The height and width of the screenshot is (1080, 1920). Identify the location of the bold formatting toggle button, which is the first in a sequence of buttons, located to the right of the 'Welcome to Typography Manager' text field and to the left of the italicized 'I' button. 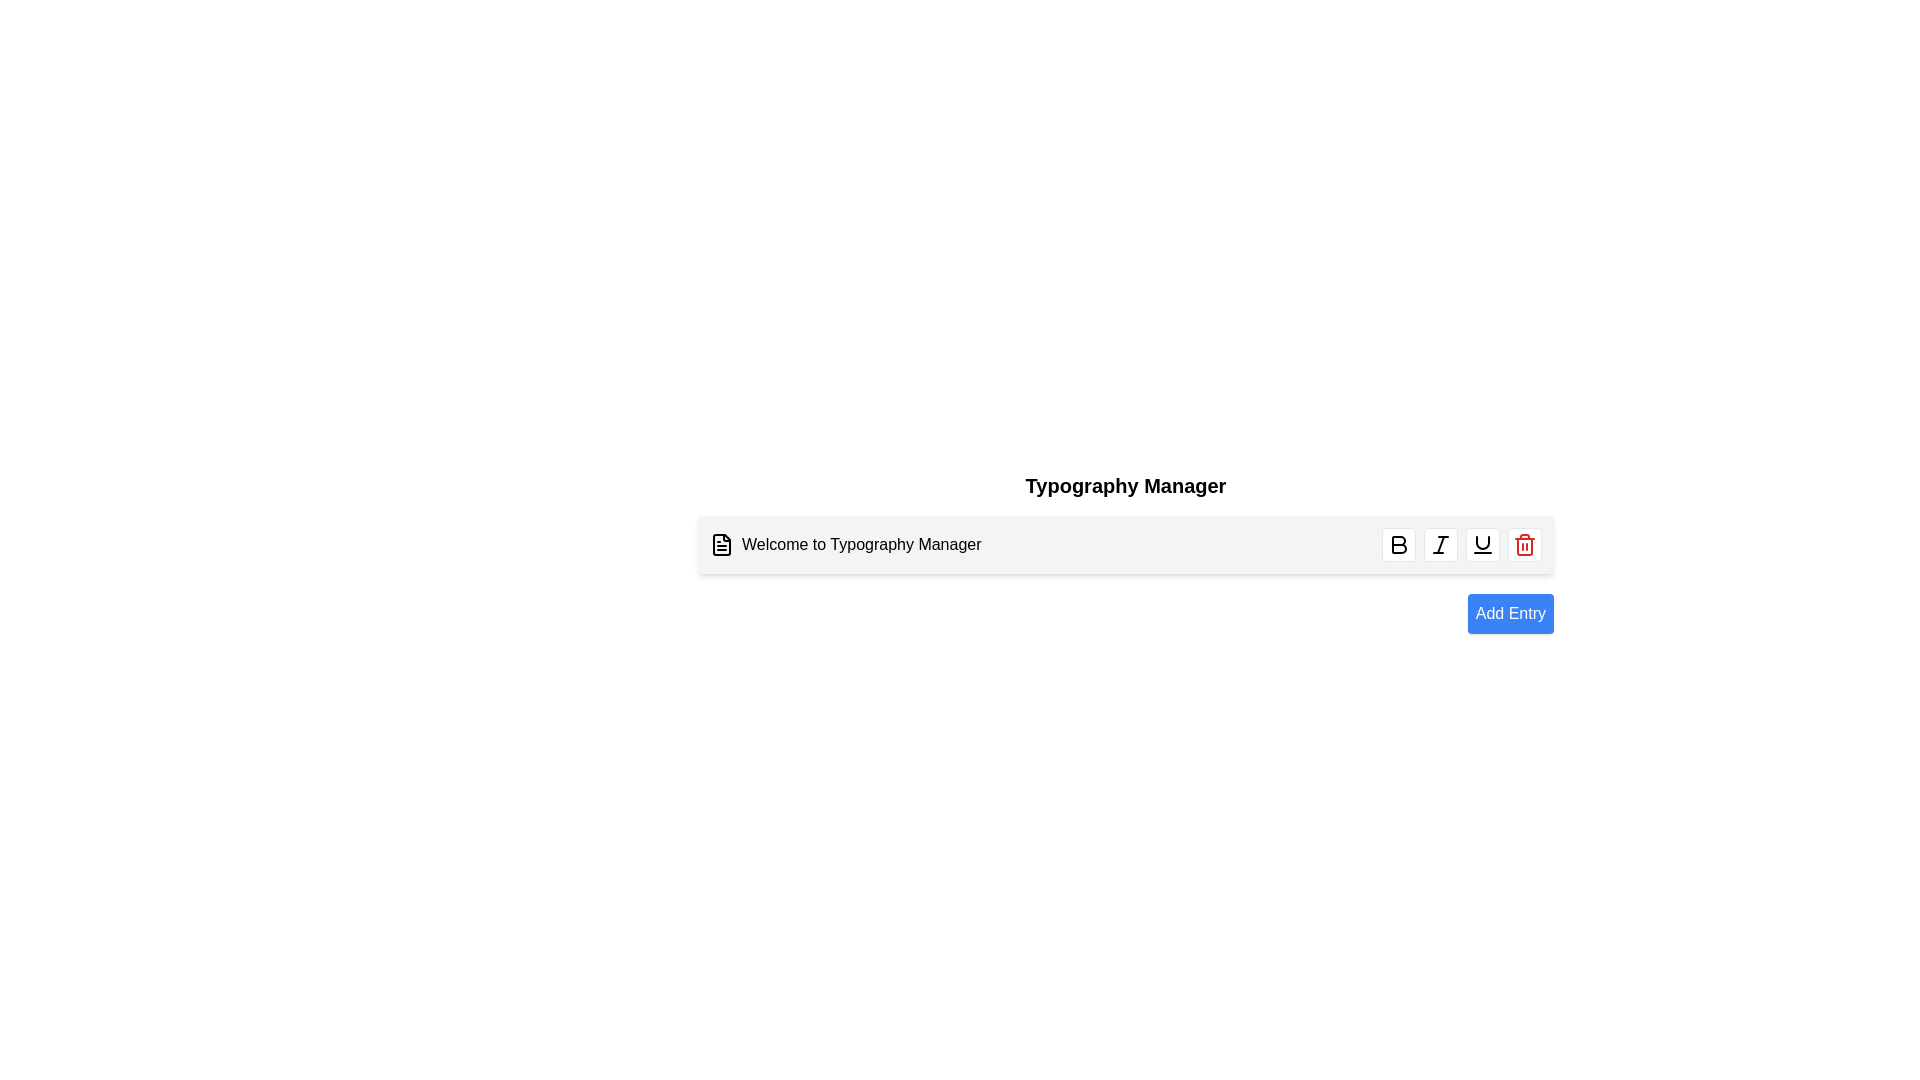
(1397, 544).